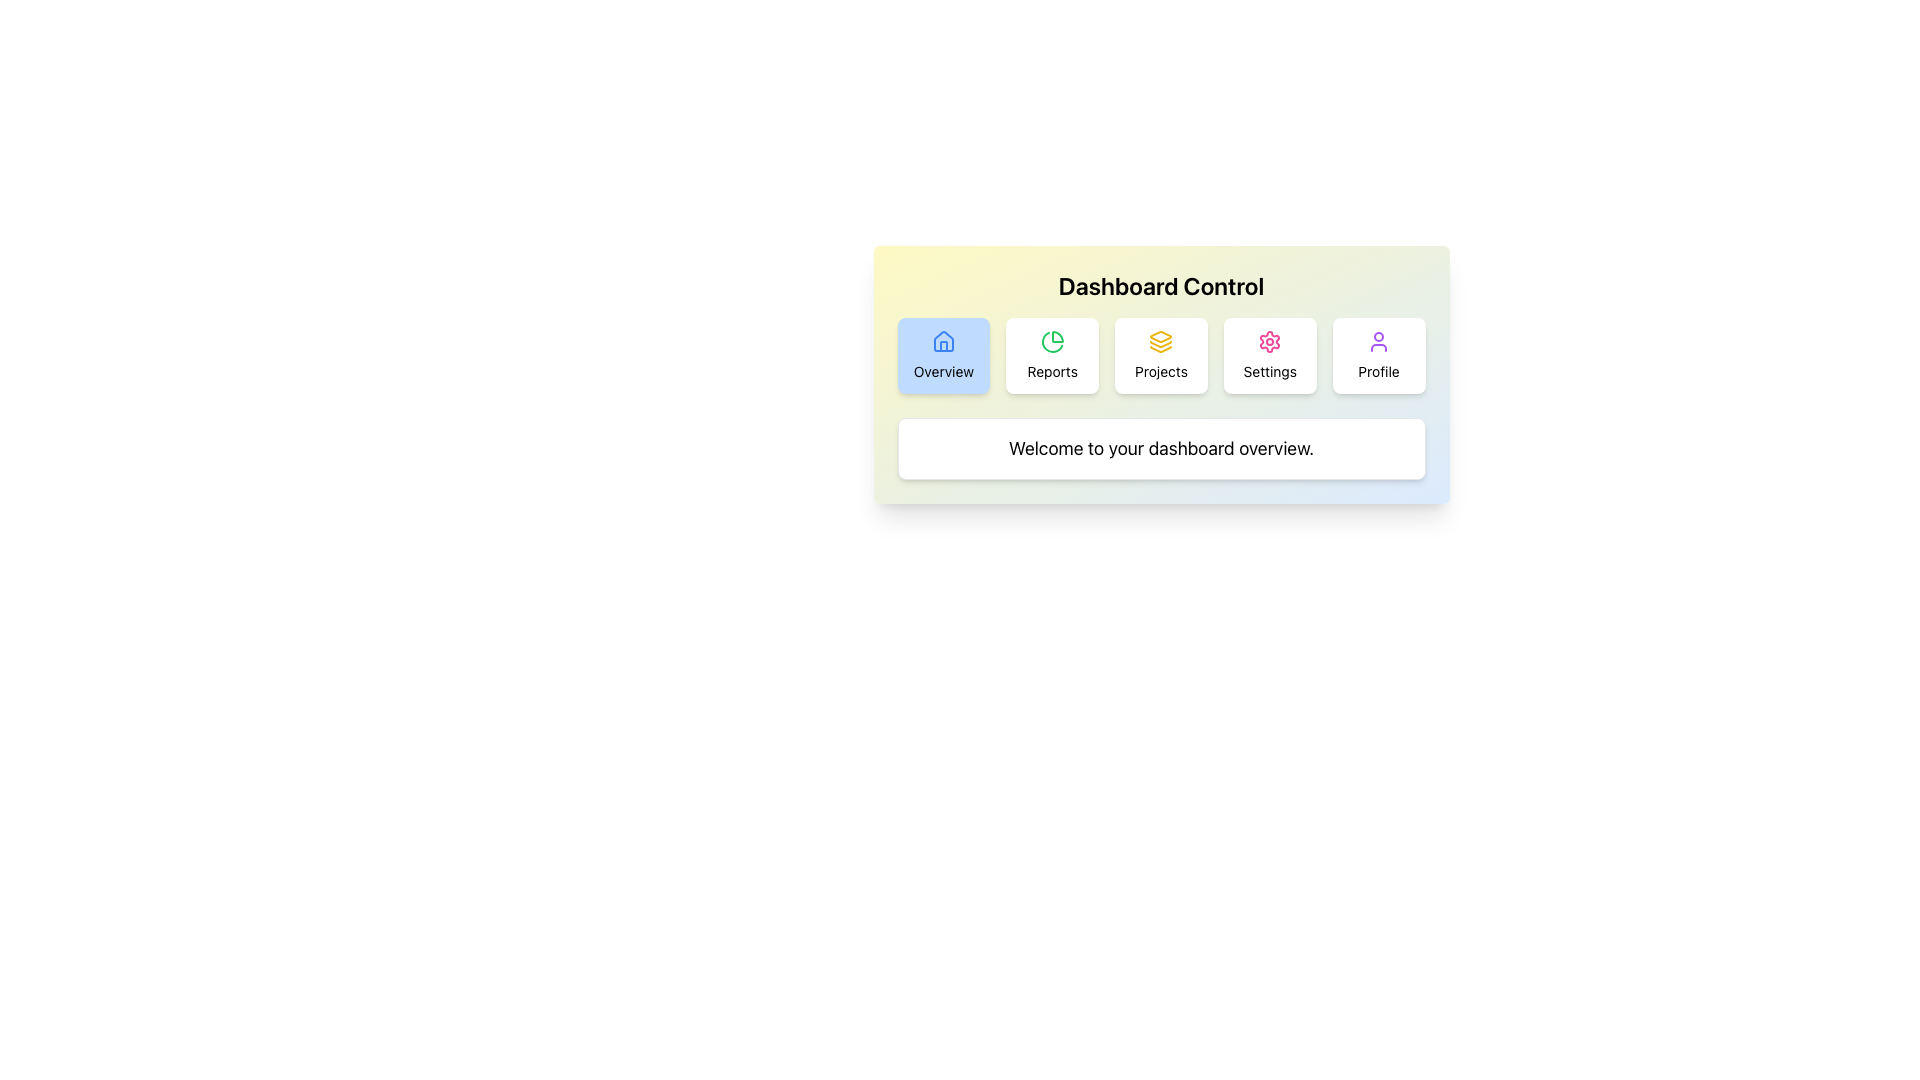  What do you see at coordinates (1269, 354) in the screenshot?
I see `the Settings button, which features a pink gear icon and a label in black font, to observe potential hover effects` at bounding box center [1269, 354].